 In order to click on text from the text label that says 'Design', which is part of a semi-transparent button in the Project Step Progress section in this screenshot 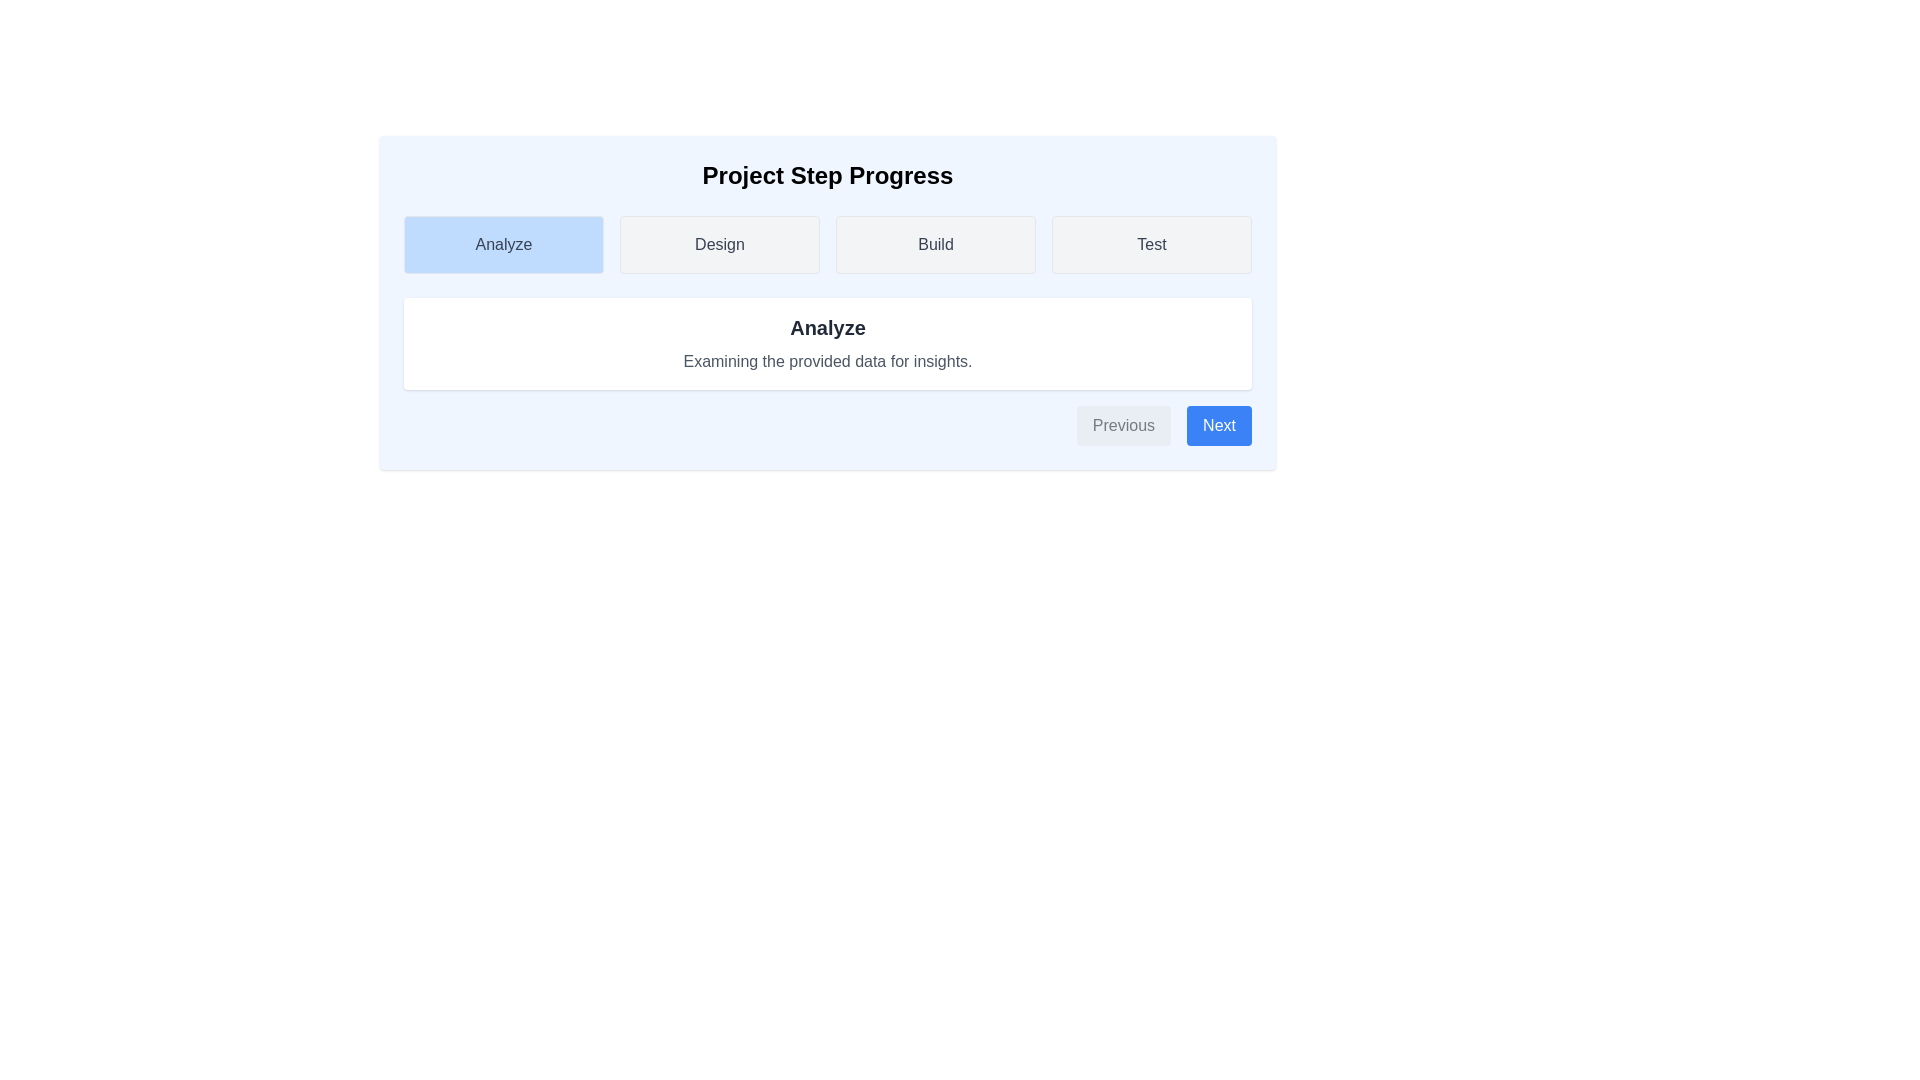, I will do `click(720, 243)`.